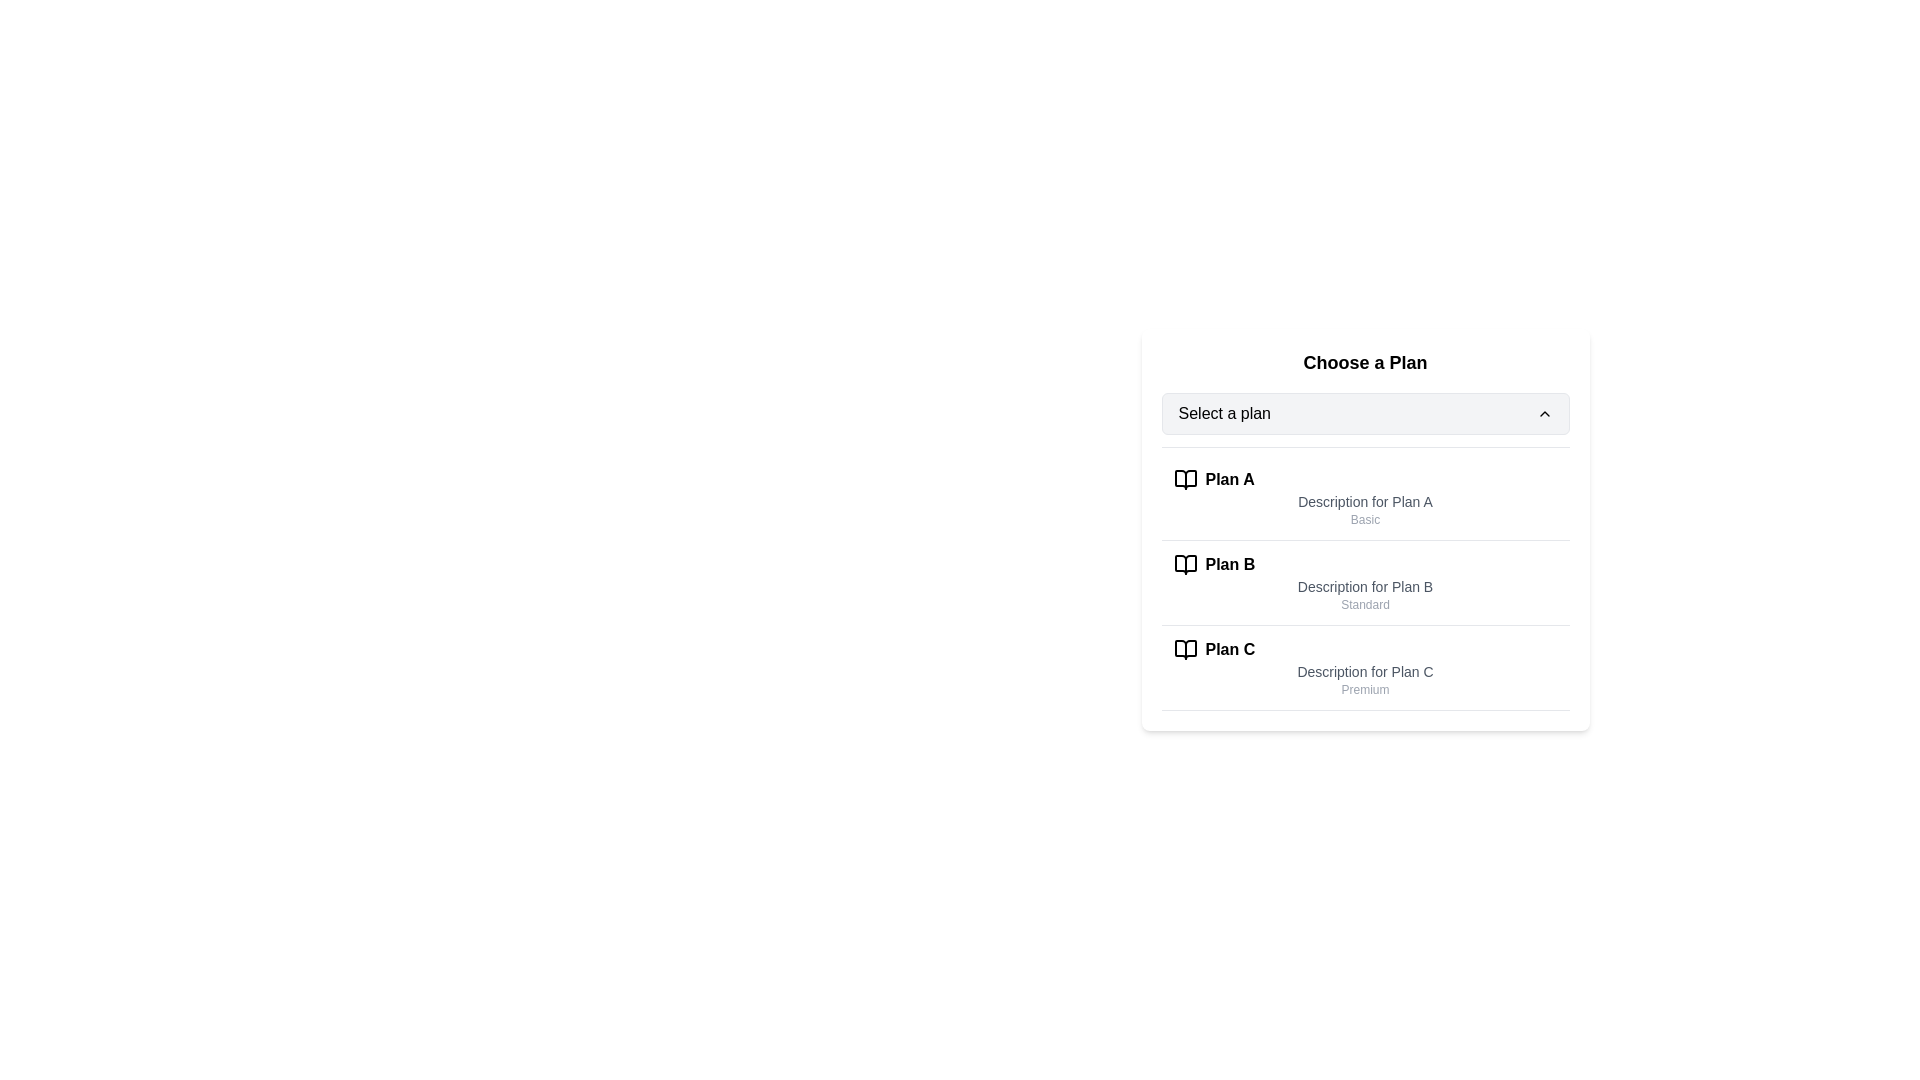 This screenshot has height=1080, width=1920. What do you see at coordinates (1185, 564) in the screenshot?
I see `the decorative icon representing 'Plan B', located at the leftmost side of the 'Plan B' section in a vertical list of options` at bounding box center [1185, 564].